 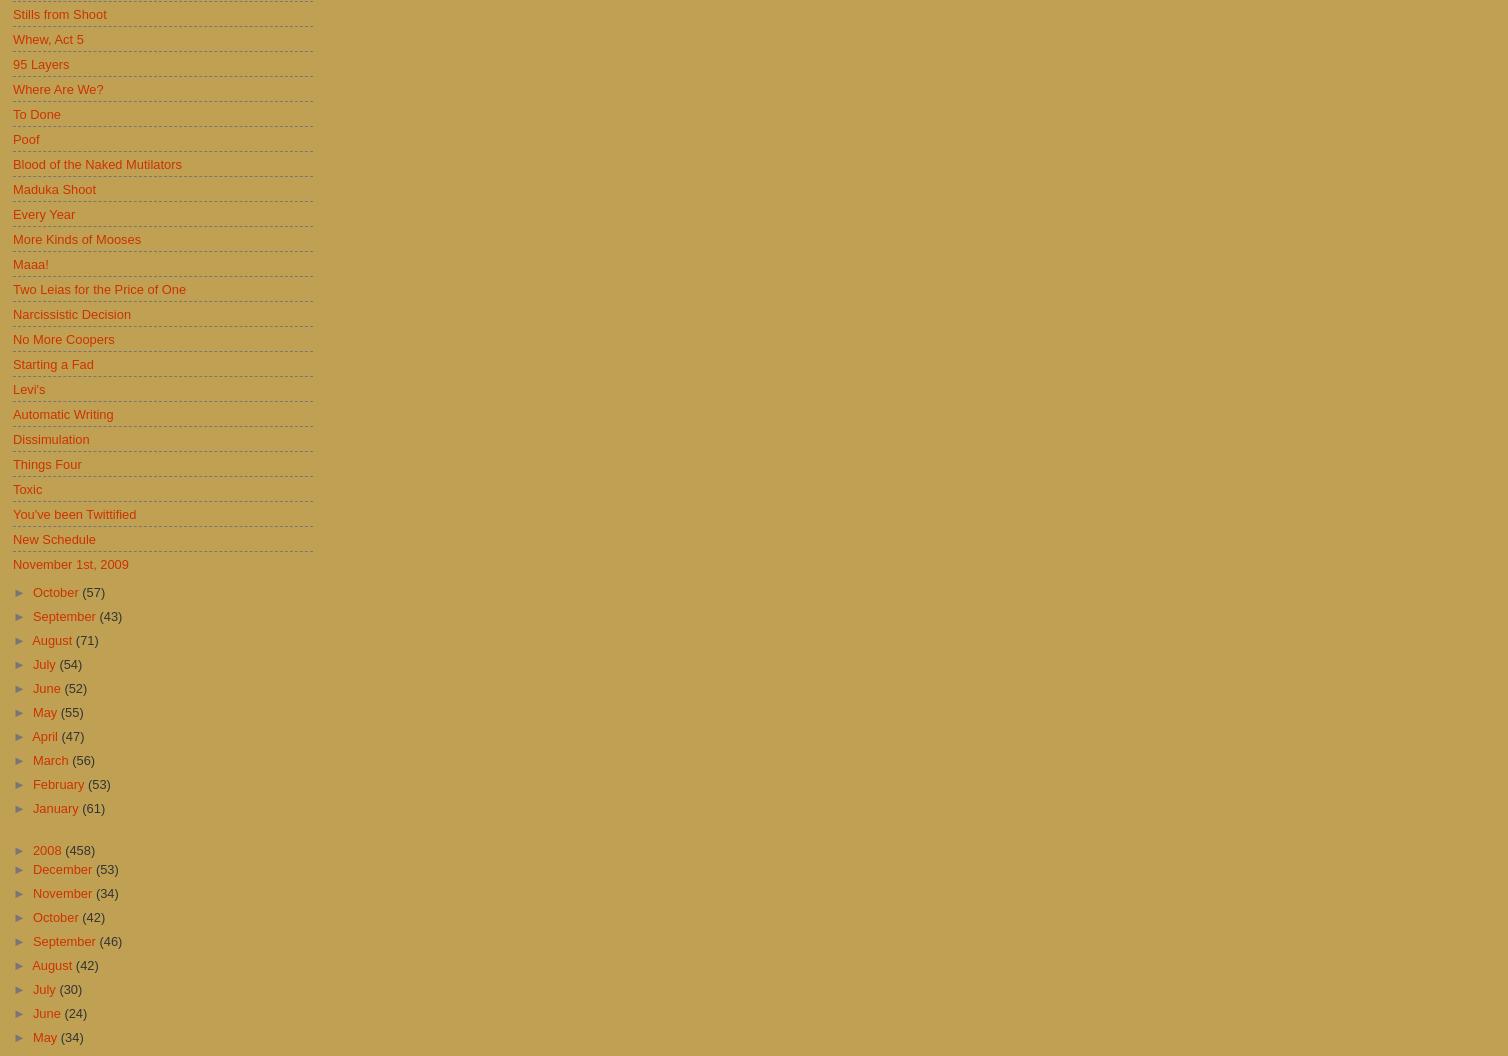 What do you see at coordinates (82, 808) in the screenshot?
I see `'(61)'` at bounding box center [82, 808].